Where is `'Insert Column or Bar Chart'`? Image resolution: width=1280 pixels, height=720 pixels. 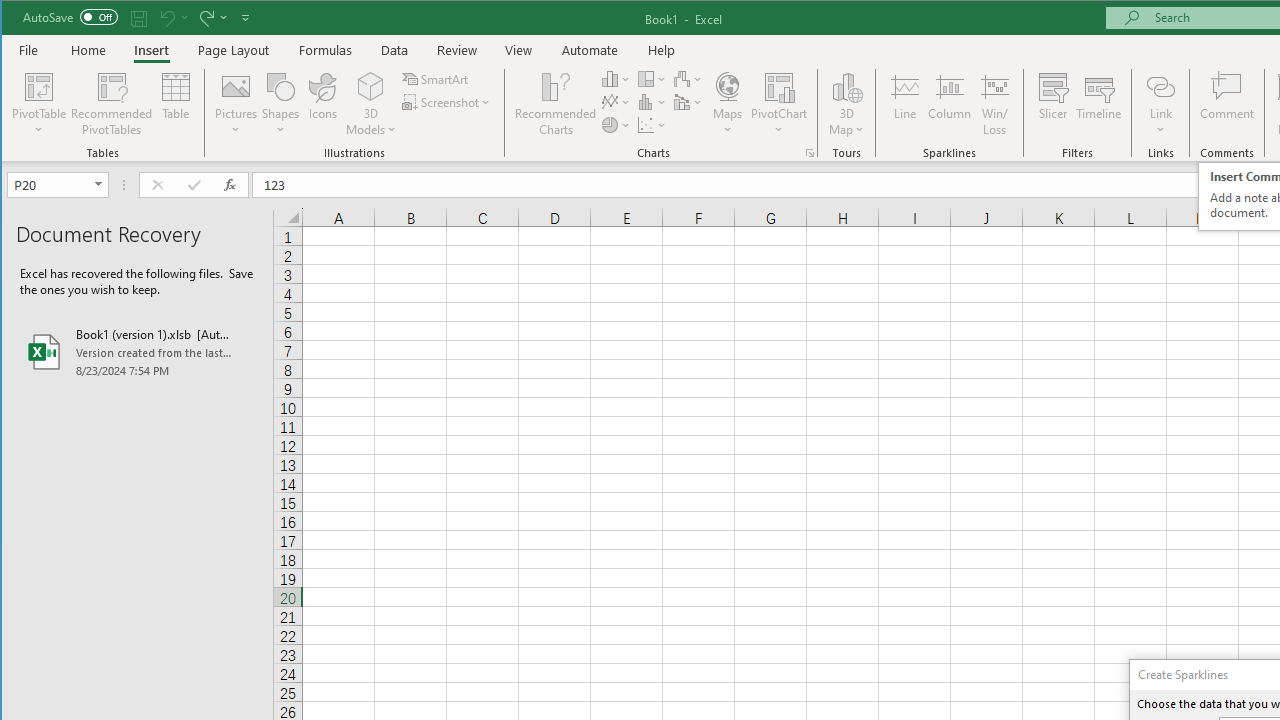 'Insert Column or Bar Chart' is located at coordinates (615, 78).